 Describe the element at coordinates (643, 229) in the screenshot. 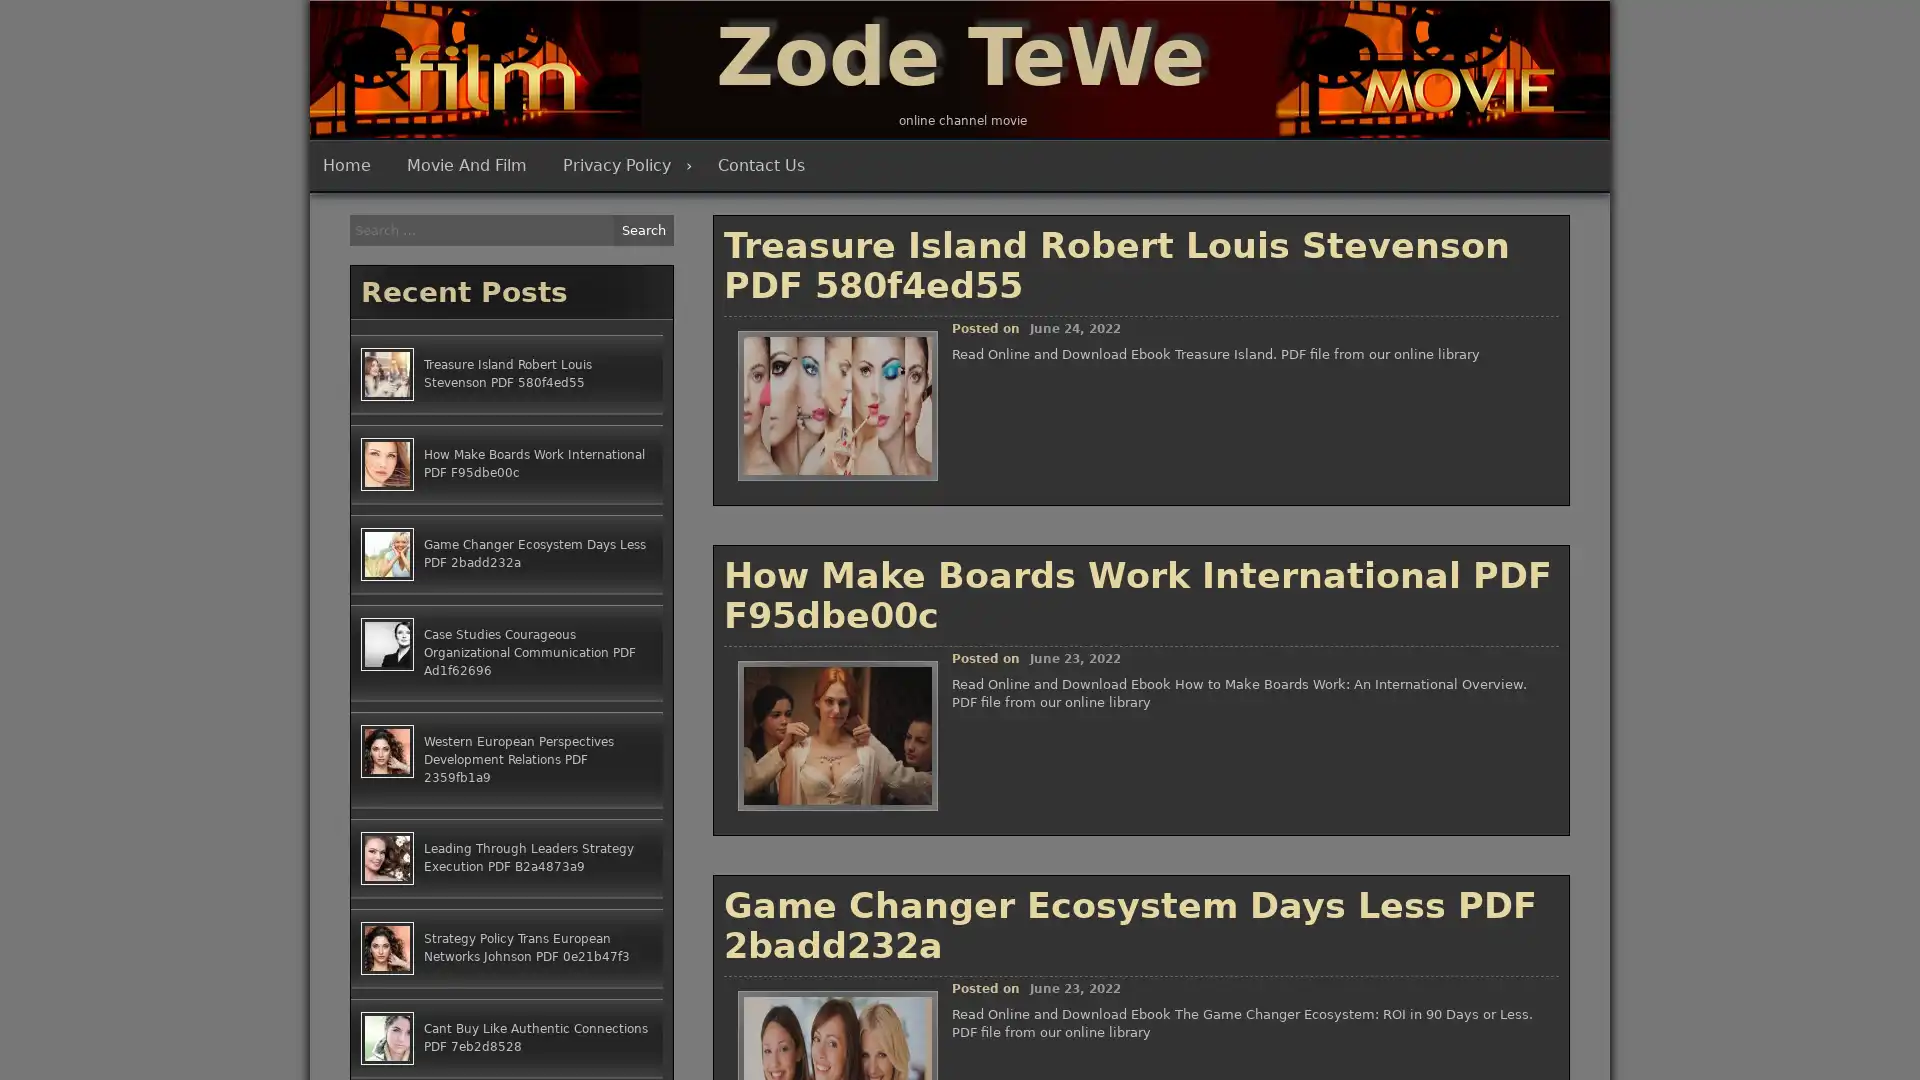

I see `Search` at that location.